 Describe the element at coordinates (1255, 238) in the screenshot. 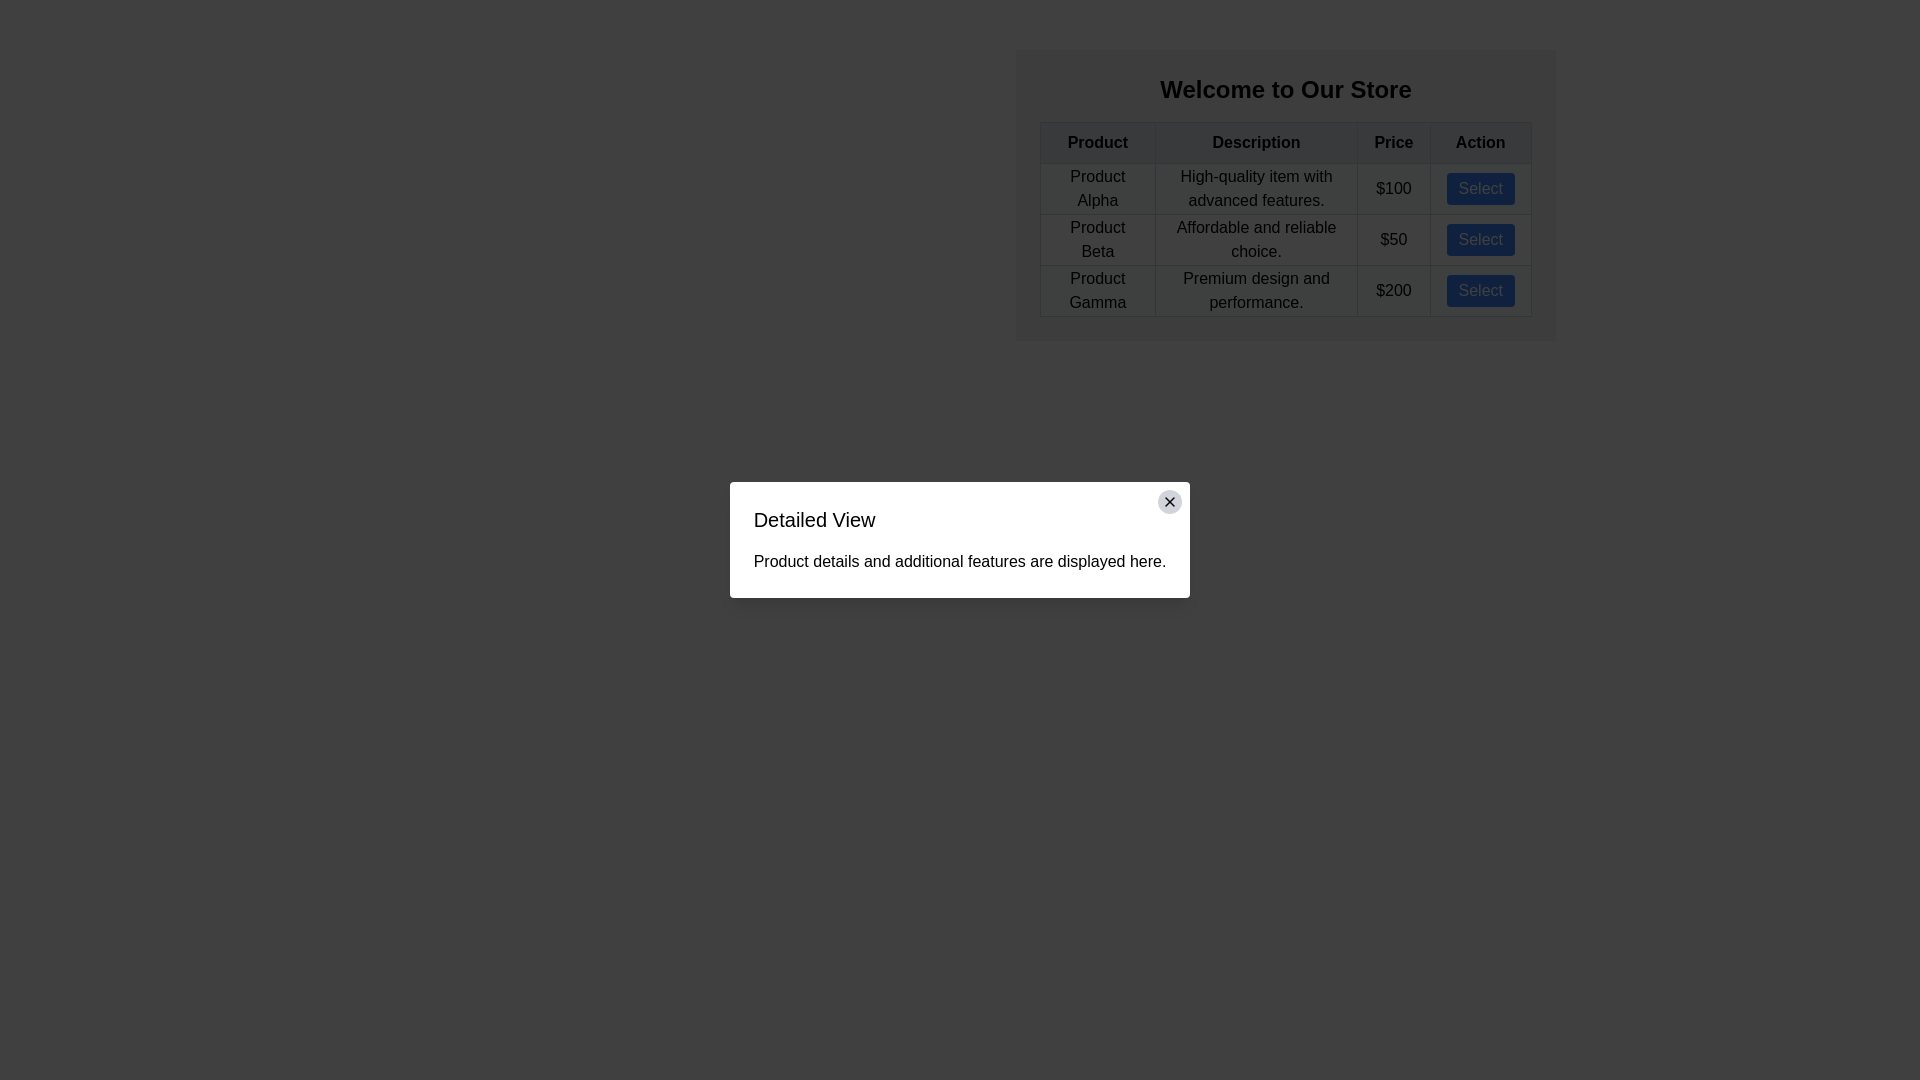

I see `the text label displaying 'Affordable and reliable choice.' located in the second column of the 'Product Beta' row in the table` at that location.